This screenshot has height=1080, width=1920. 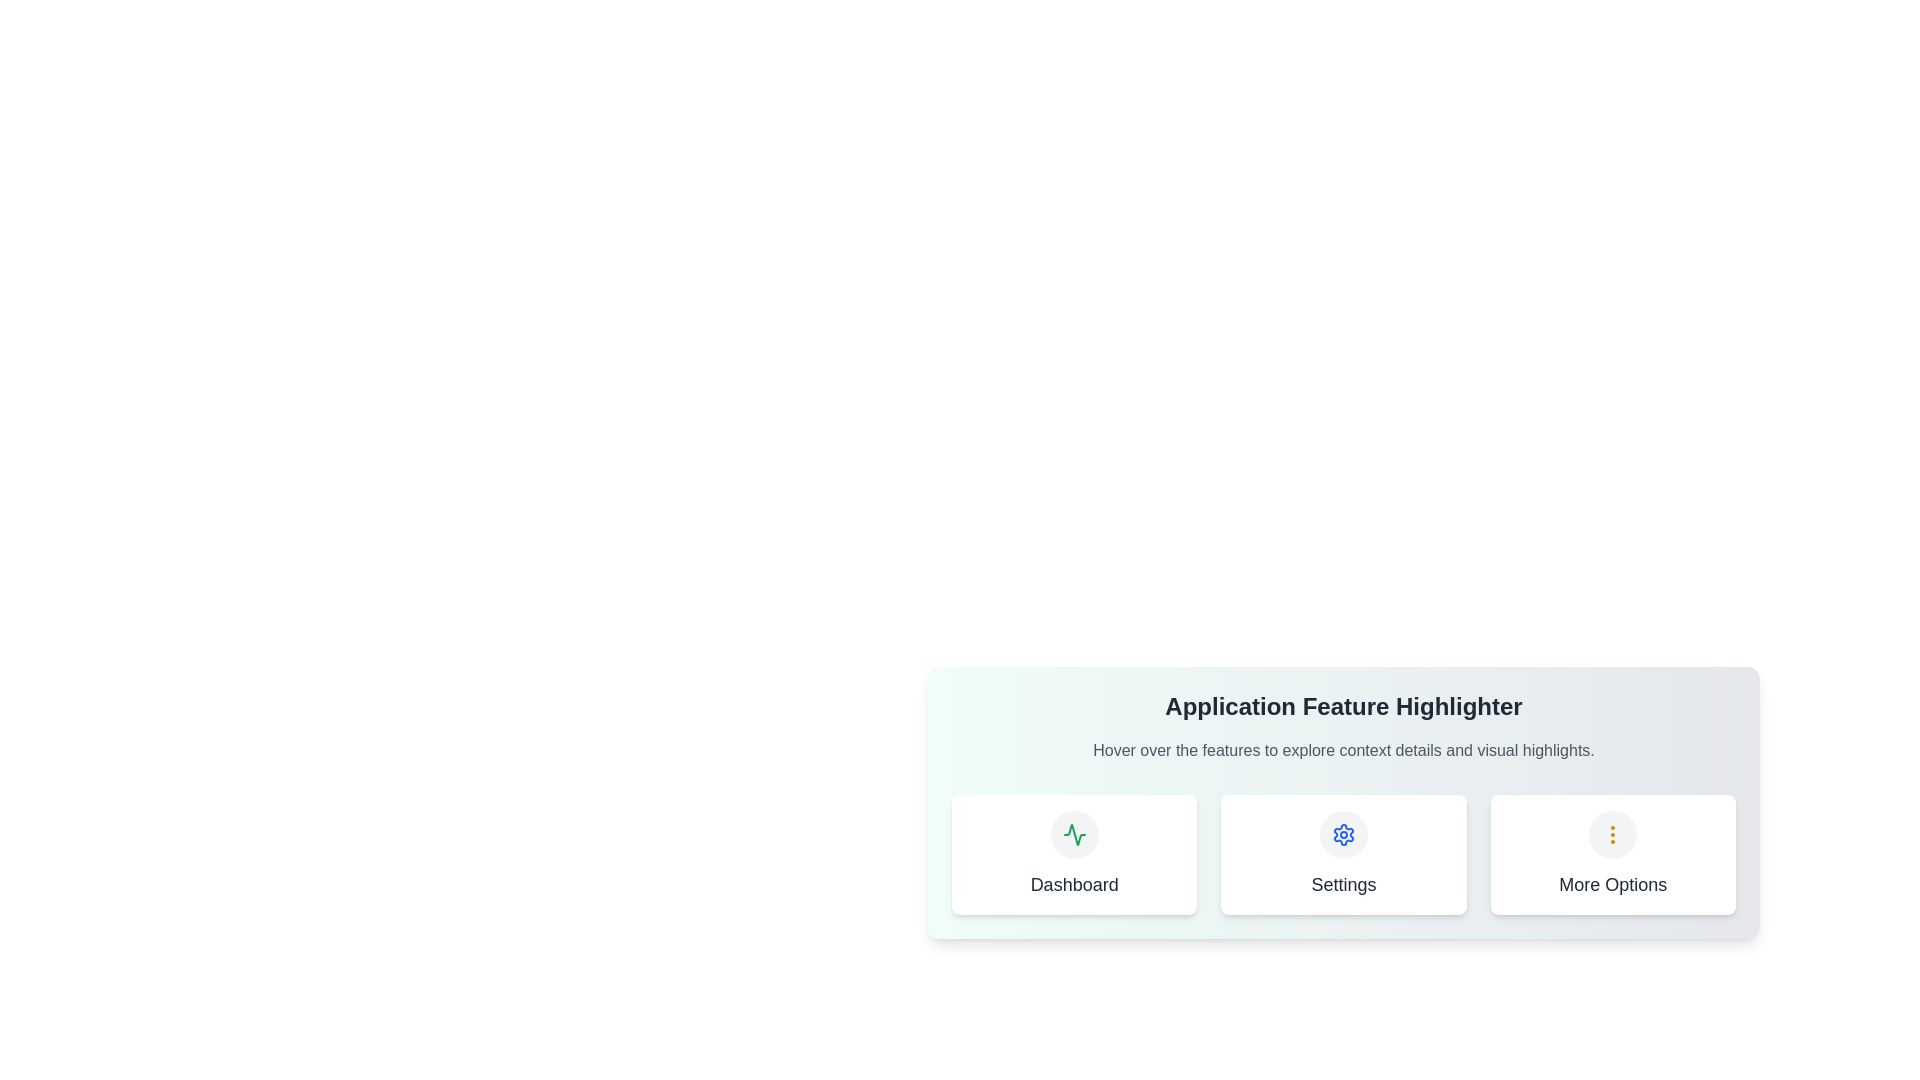 What do you see at coordinates (1613, 834) in the screenshot?
I see `the circular icon with a light gray background and a yellow vertical ellipsis located at the top of the 'More Options' card, which is the third item in a row of cards` at bounding box center [1613, 834].